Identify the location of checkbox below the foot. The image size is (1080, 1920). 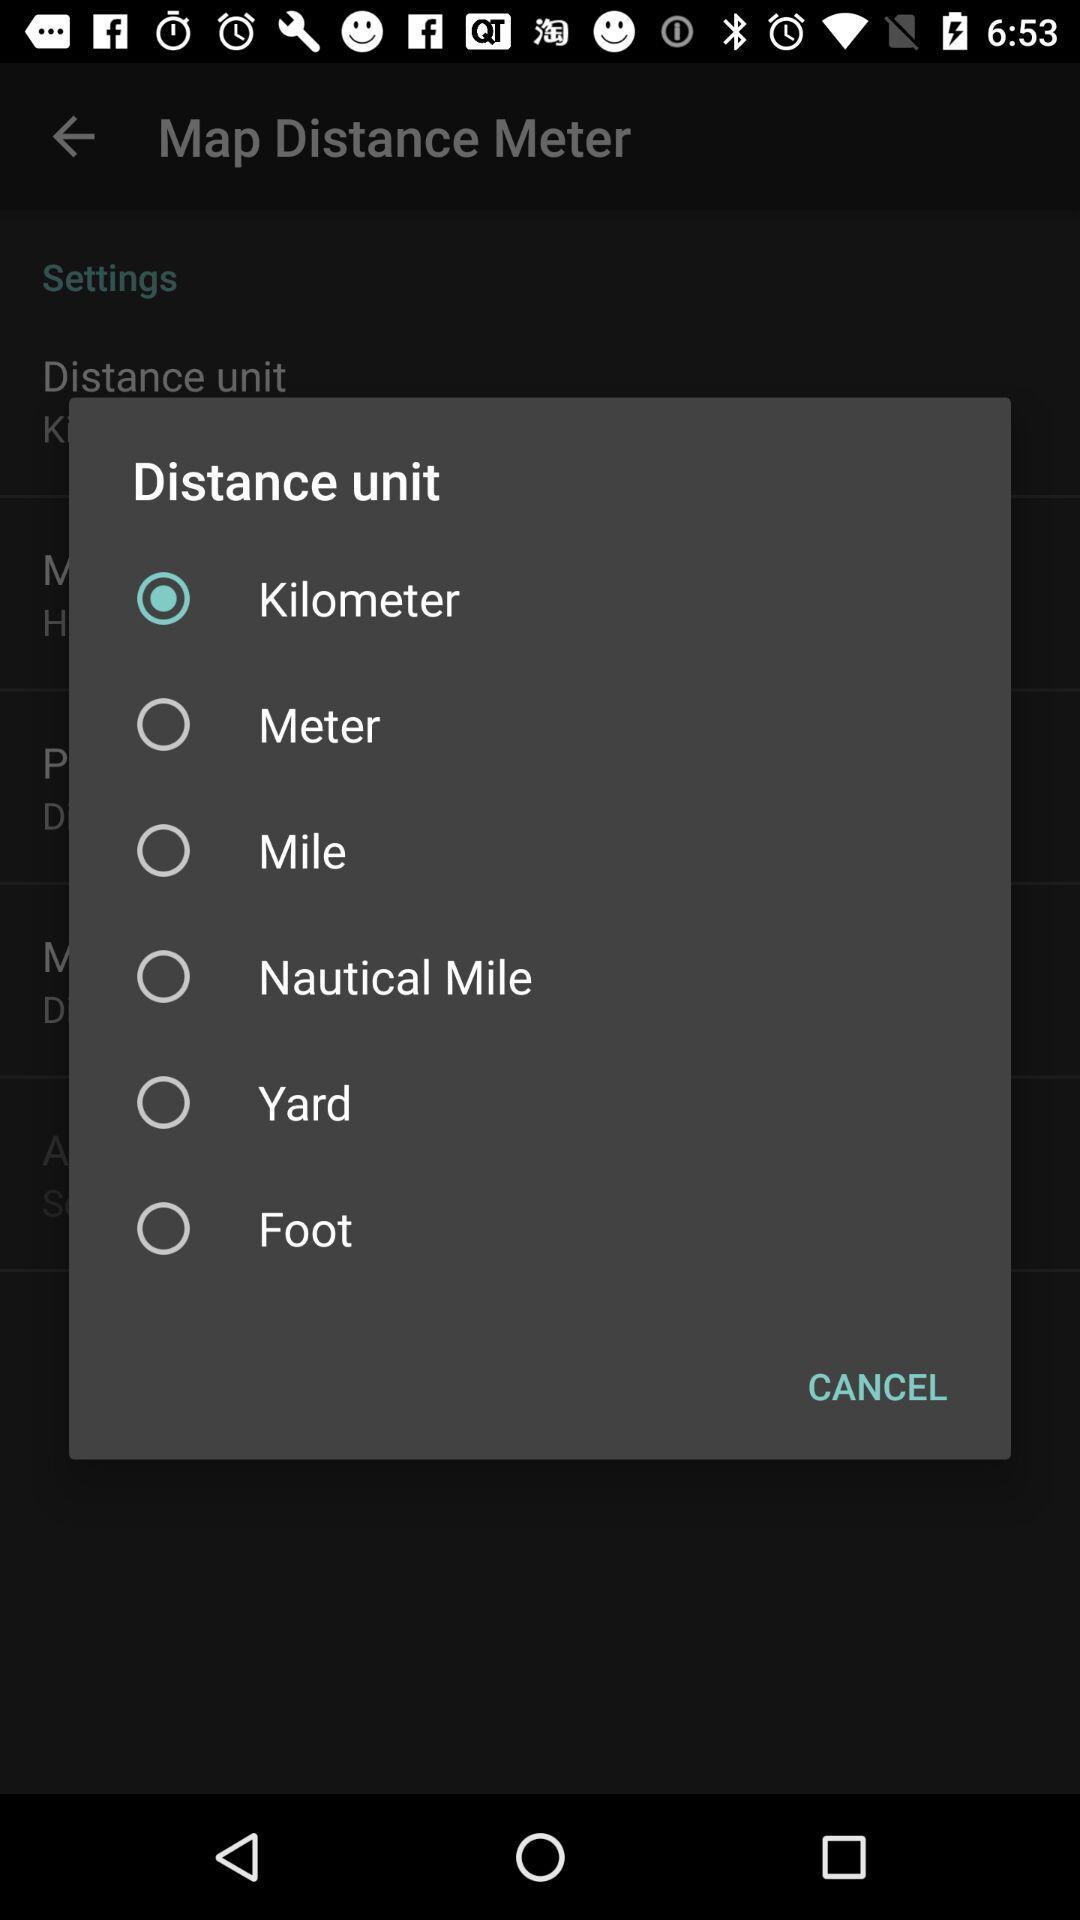
(876, 1385).